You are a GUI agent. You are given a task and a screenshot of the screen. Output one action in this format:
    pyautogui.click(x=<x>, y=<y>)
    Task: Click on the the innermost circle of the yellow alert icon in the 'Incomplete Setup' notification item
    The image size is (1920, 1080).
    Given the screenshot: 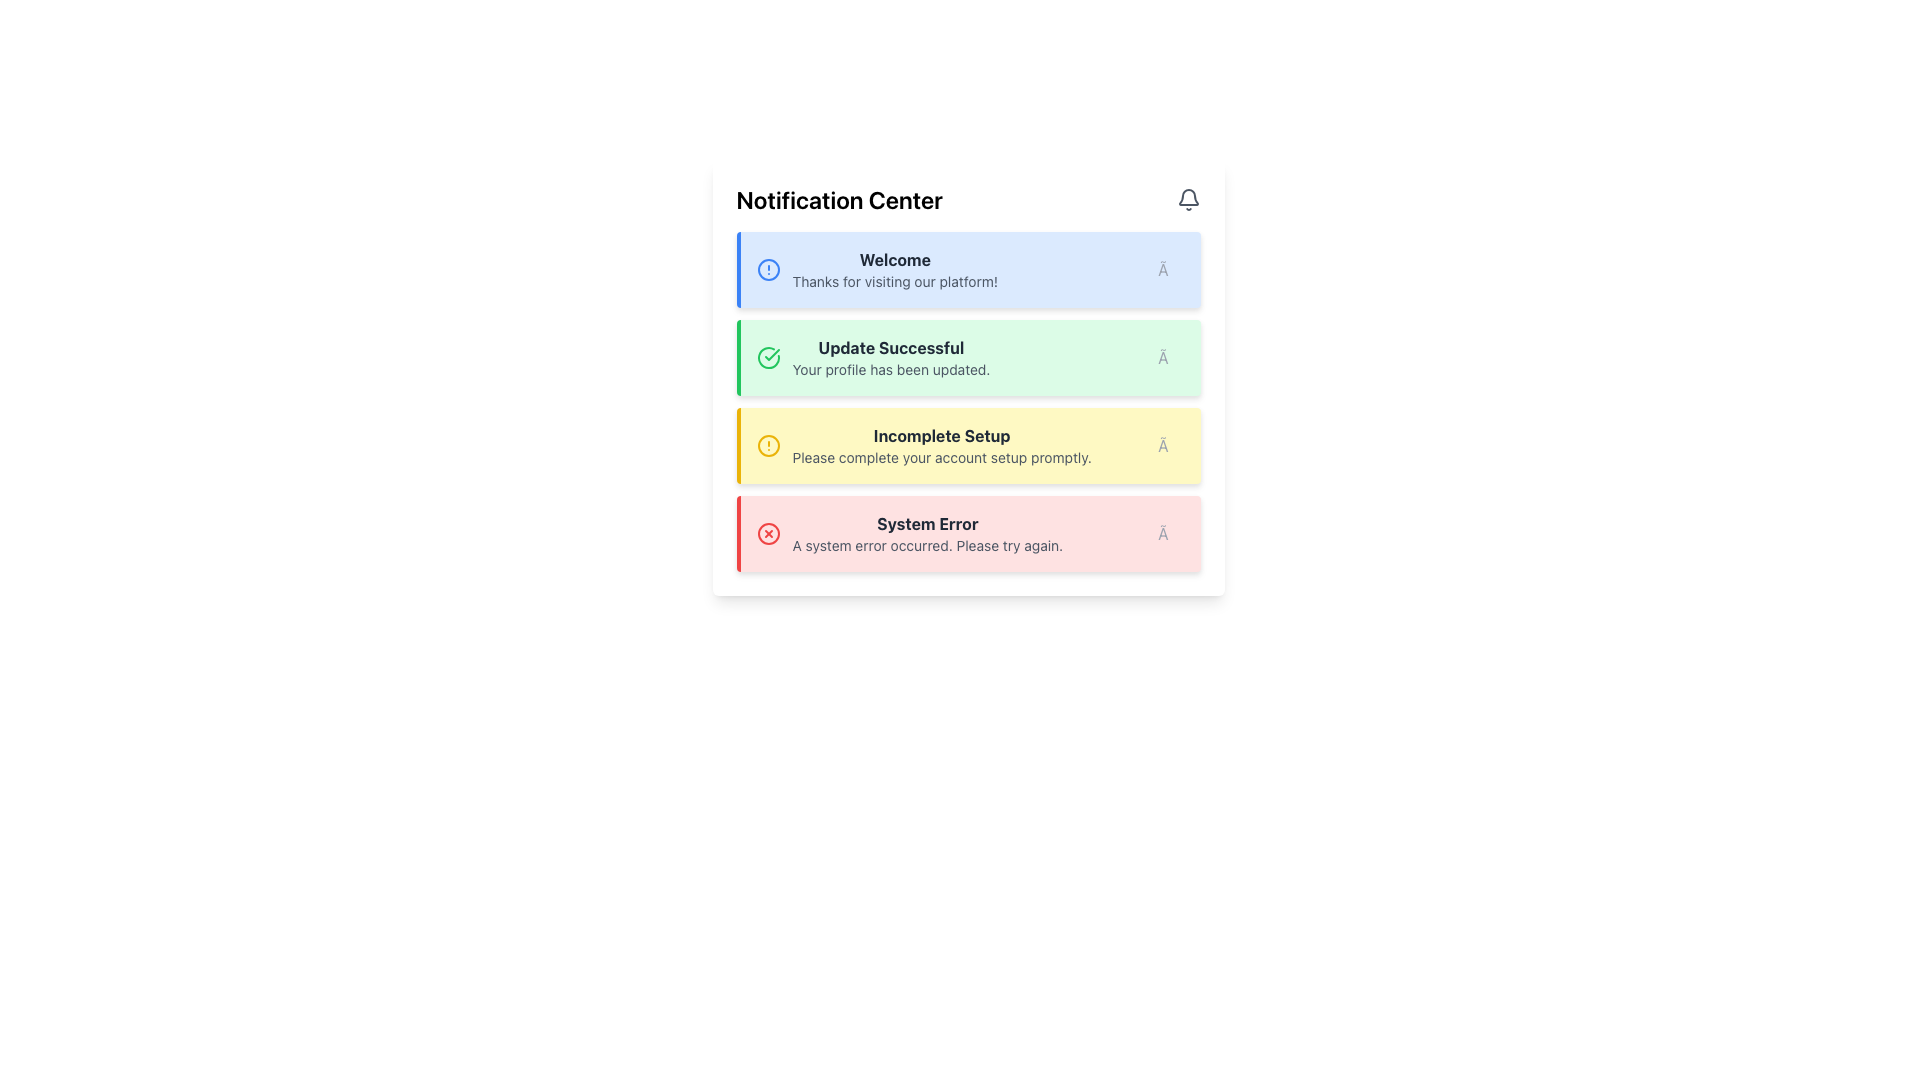 What is the action you would take?
    pyautogui.click(x=767, y=445)
    